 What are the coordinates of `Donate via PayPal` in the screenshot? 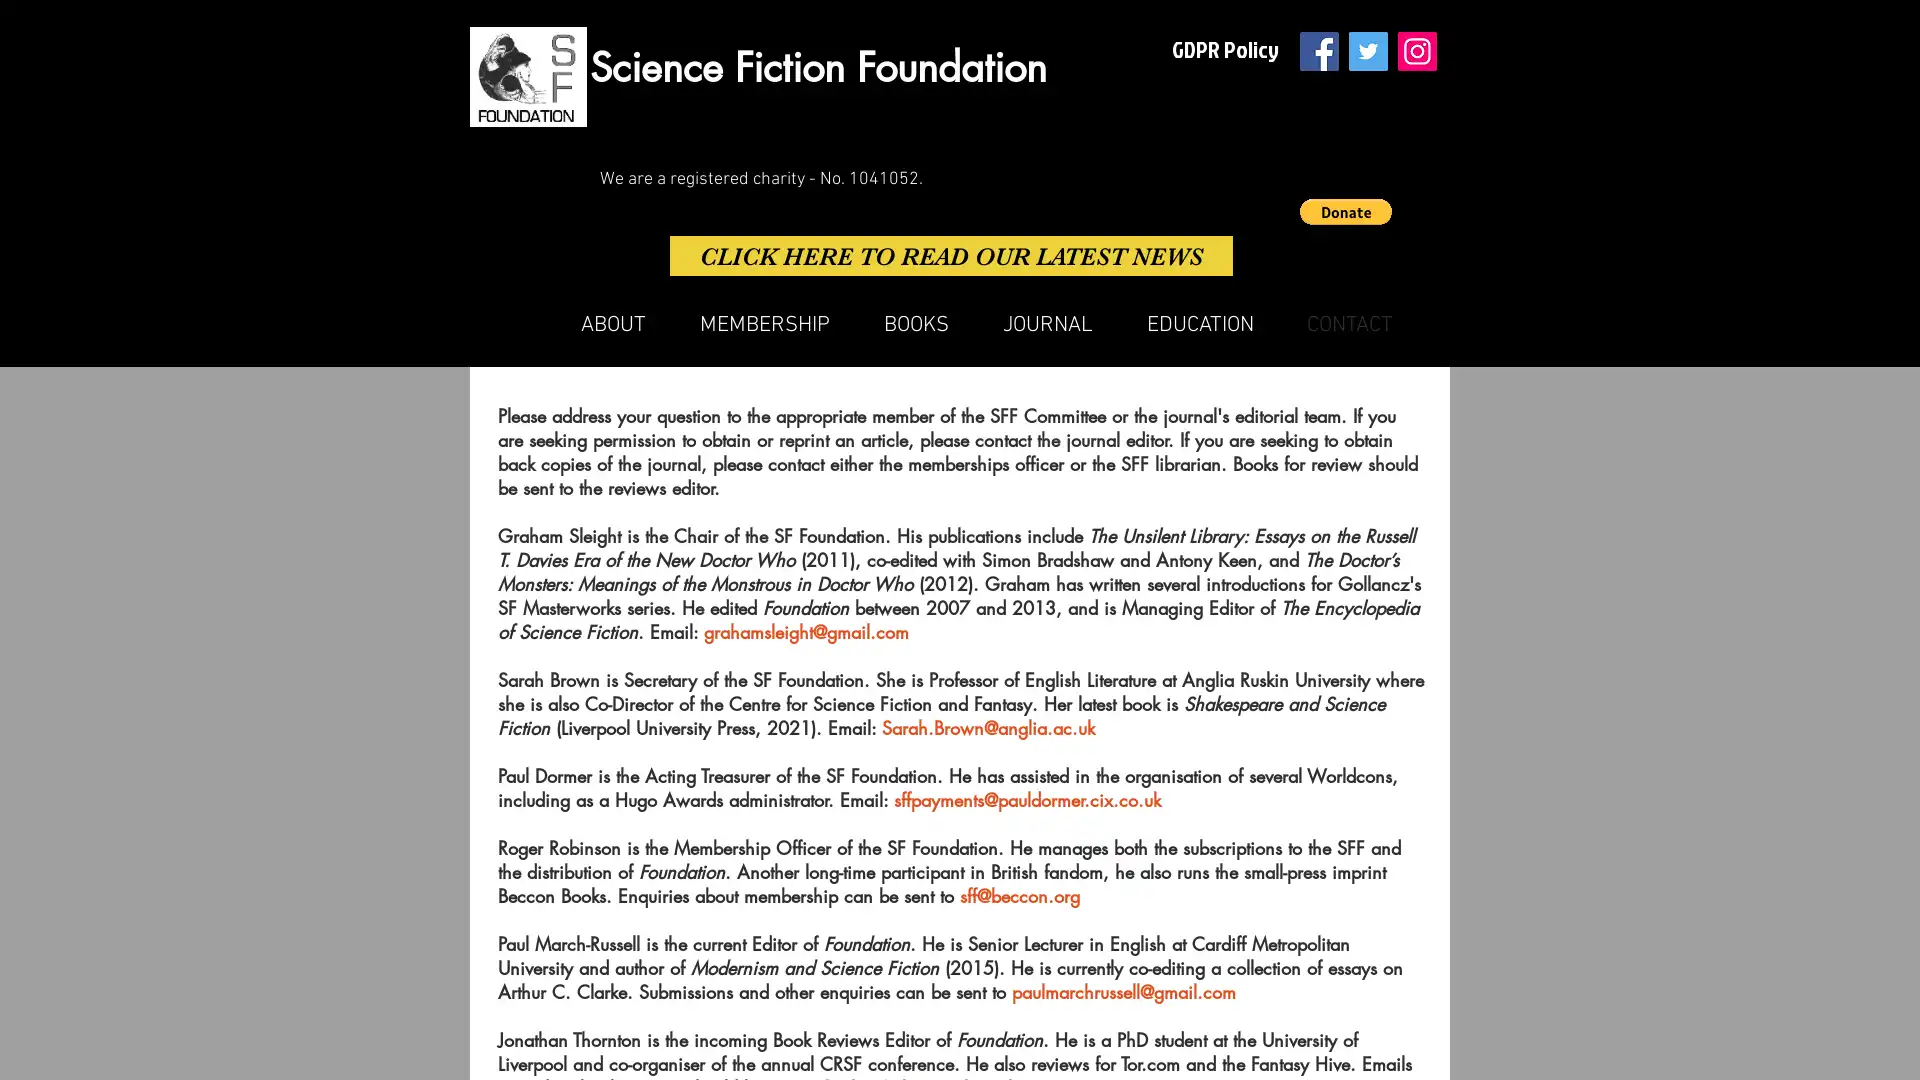 It's located at (1345, 212).